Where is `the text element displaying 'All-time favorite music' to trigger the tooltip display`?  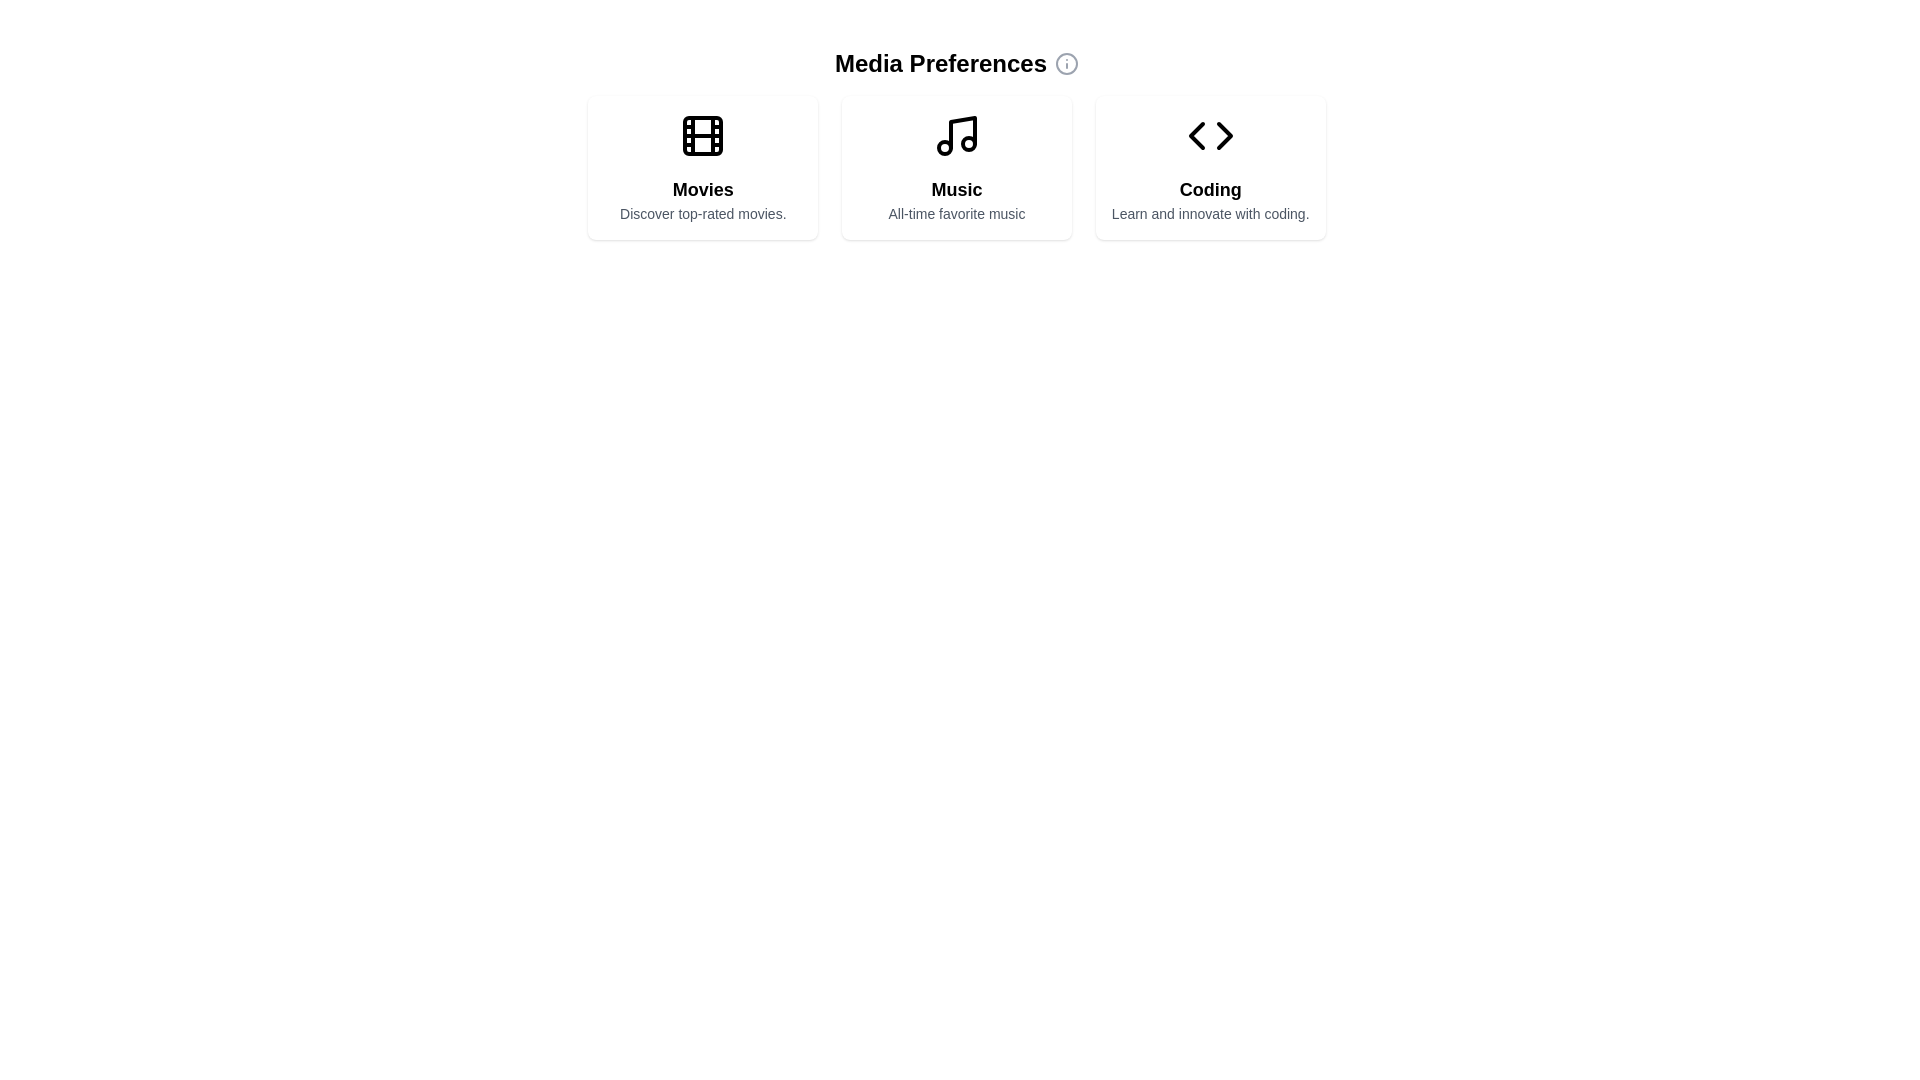 the text element displaying 'All-time favorite music' to trigger the tooltip display is located at coordinates (955, 213).